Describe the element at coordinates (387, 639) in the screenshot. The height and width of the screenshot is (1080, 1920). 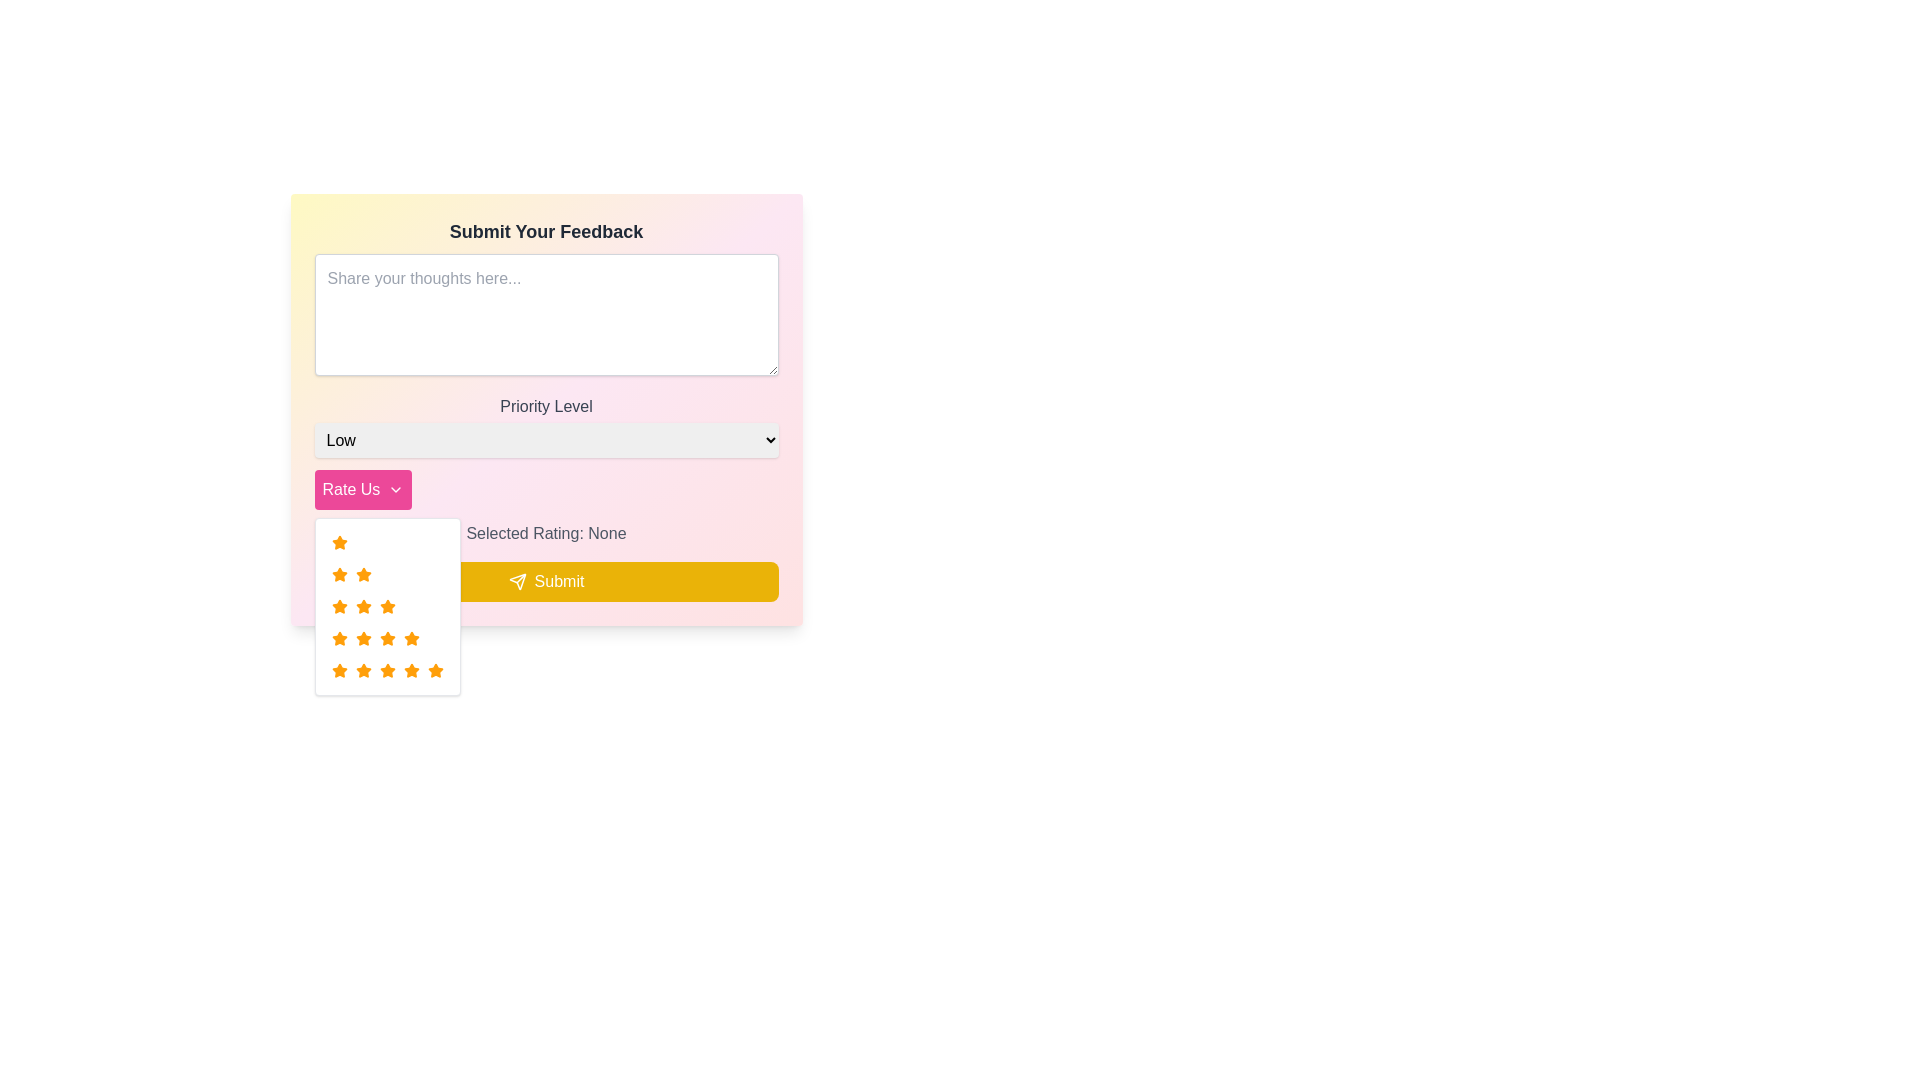
I see `the fourth star in the rating row within the dropdown rating menu located beneath the 'Rate Us' button` at that location.